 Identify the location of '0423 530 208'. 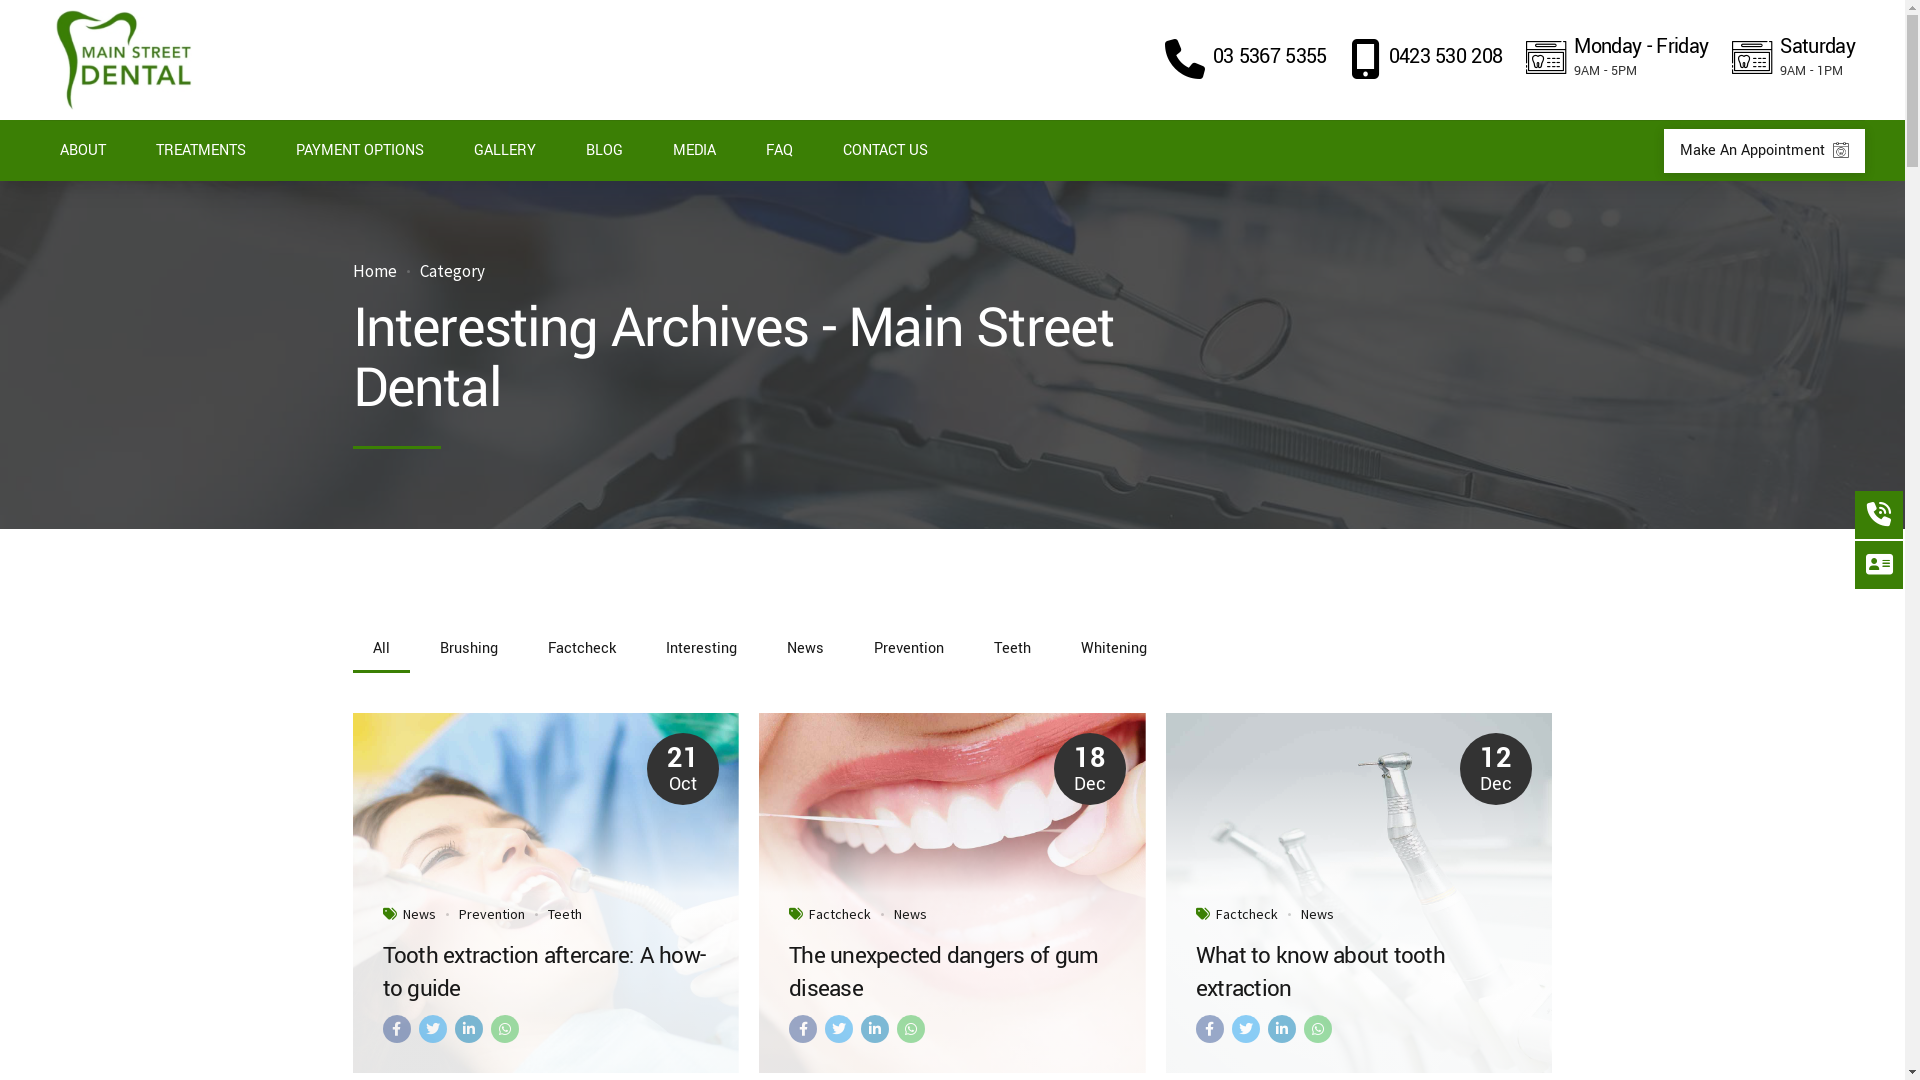
(1425, 59).